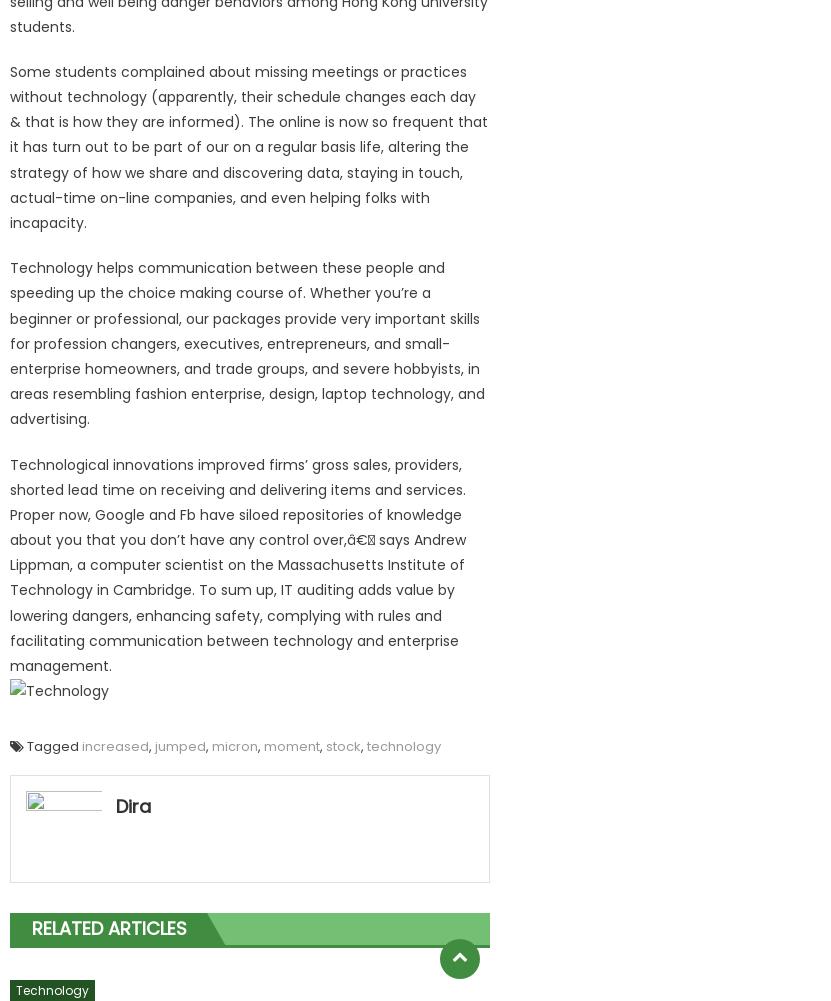  I want to click on 'dira', so click(132, 804).